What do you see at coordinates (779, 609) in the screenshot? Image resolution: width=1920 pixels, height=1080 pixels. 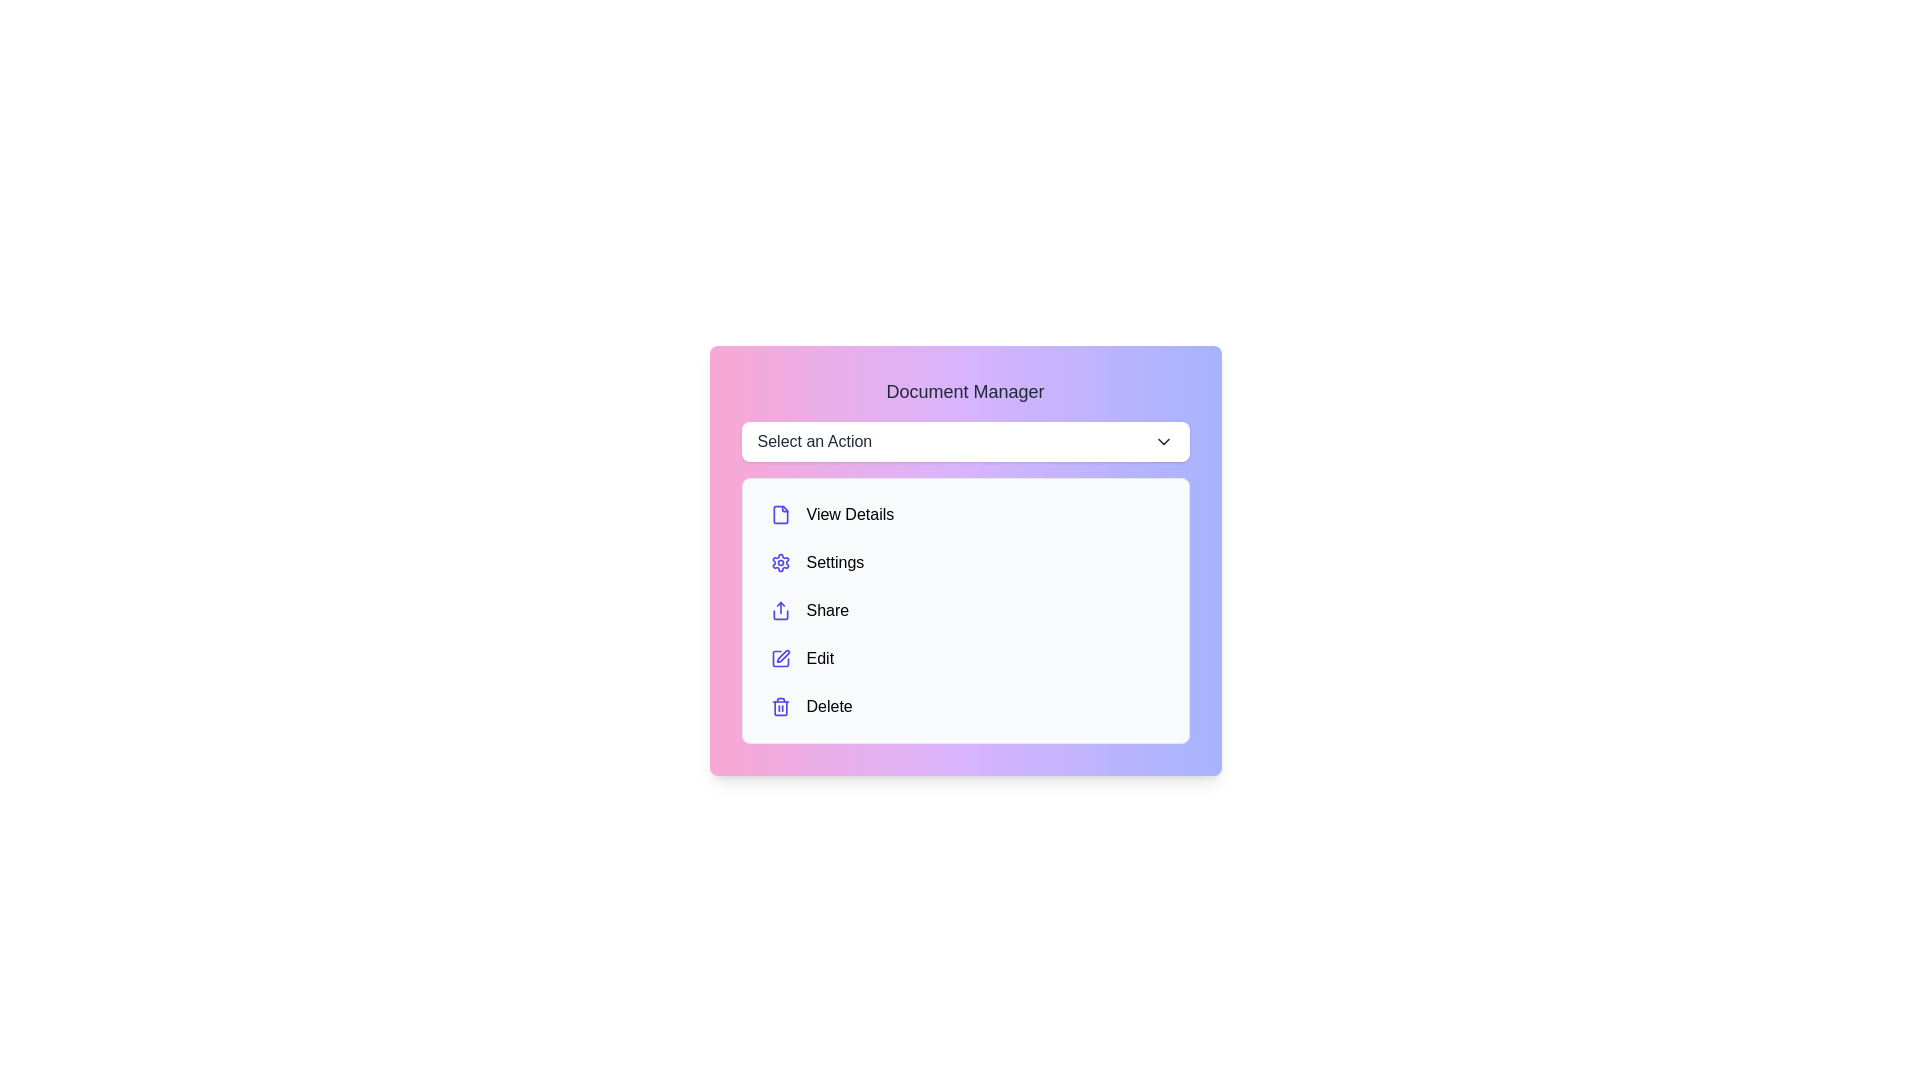 I see `the share icon, which is styled with a blue gradient and resembles an upward-pointing arrow, located within the 'Share' button and to the left of the text 'Share'` at bounding box center [779, 609].